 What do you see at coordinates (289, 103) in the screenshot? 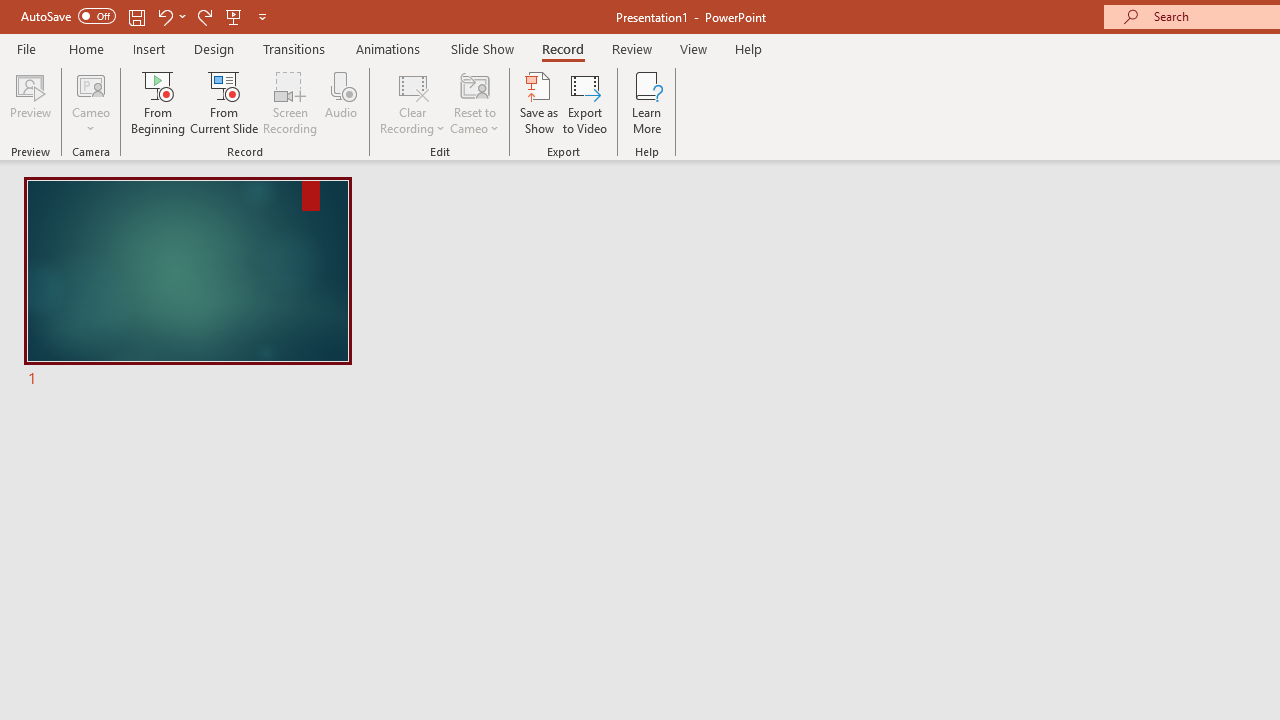
I see `'Screen Recording'` at bounding box center [289, 103].